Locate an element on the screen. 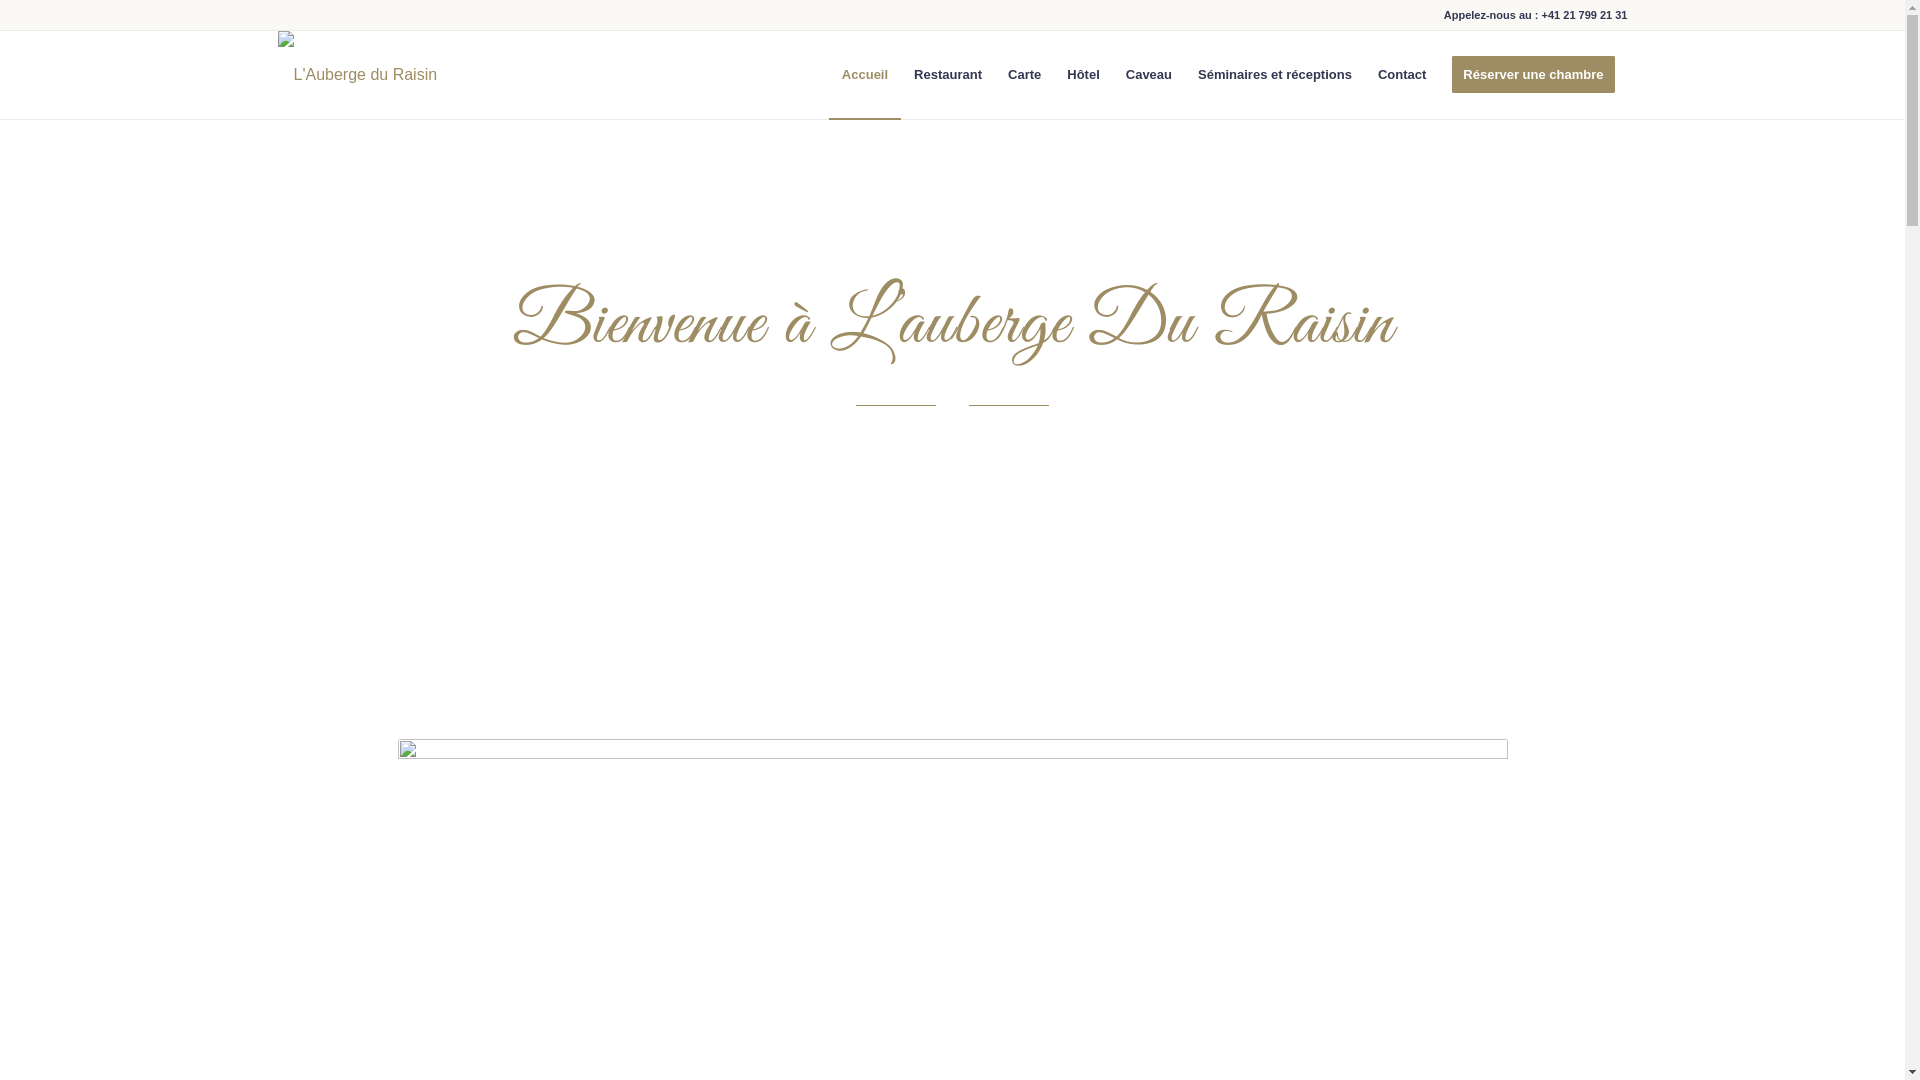 The image size is (1920, 1080). 'logo' is located at coordinates (358, 56).